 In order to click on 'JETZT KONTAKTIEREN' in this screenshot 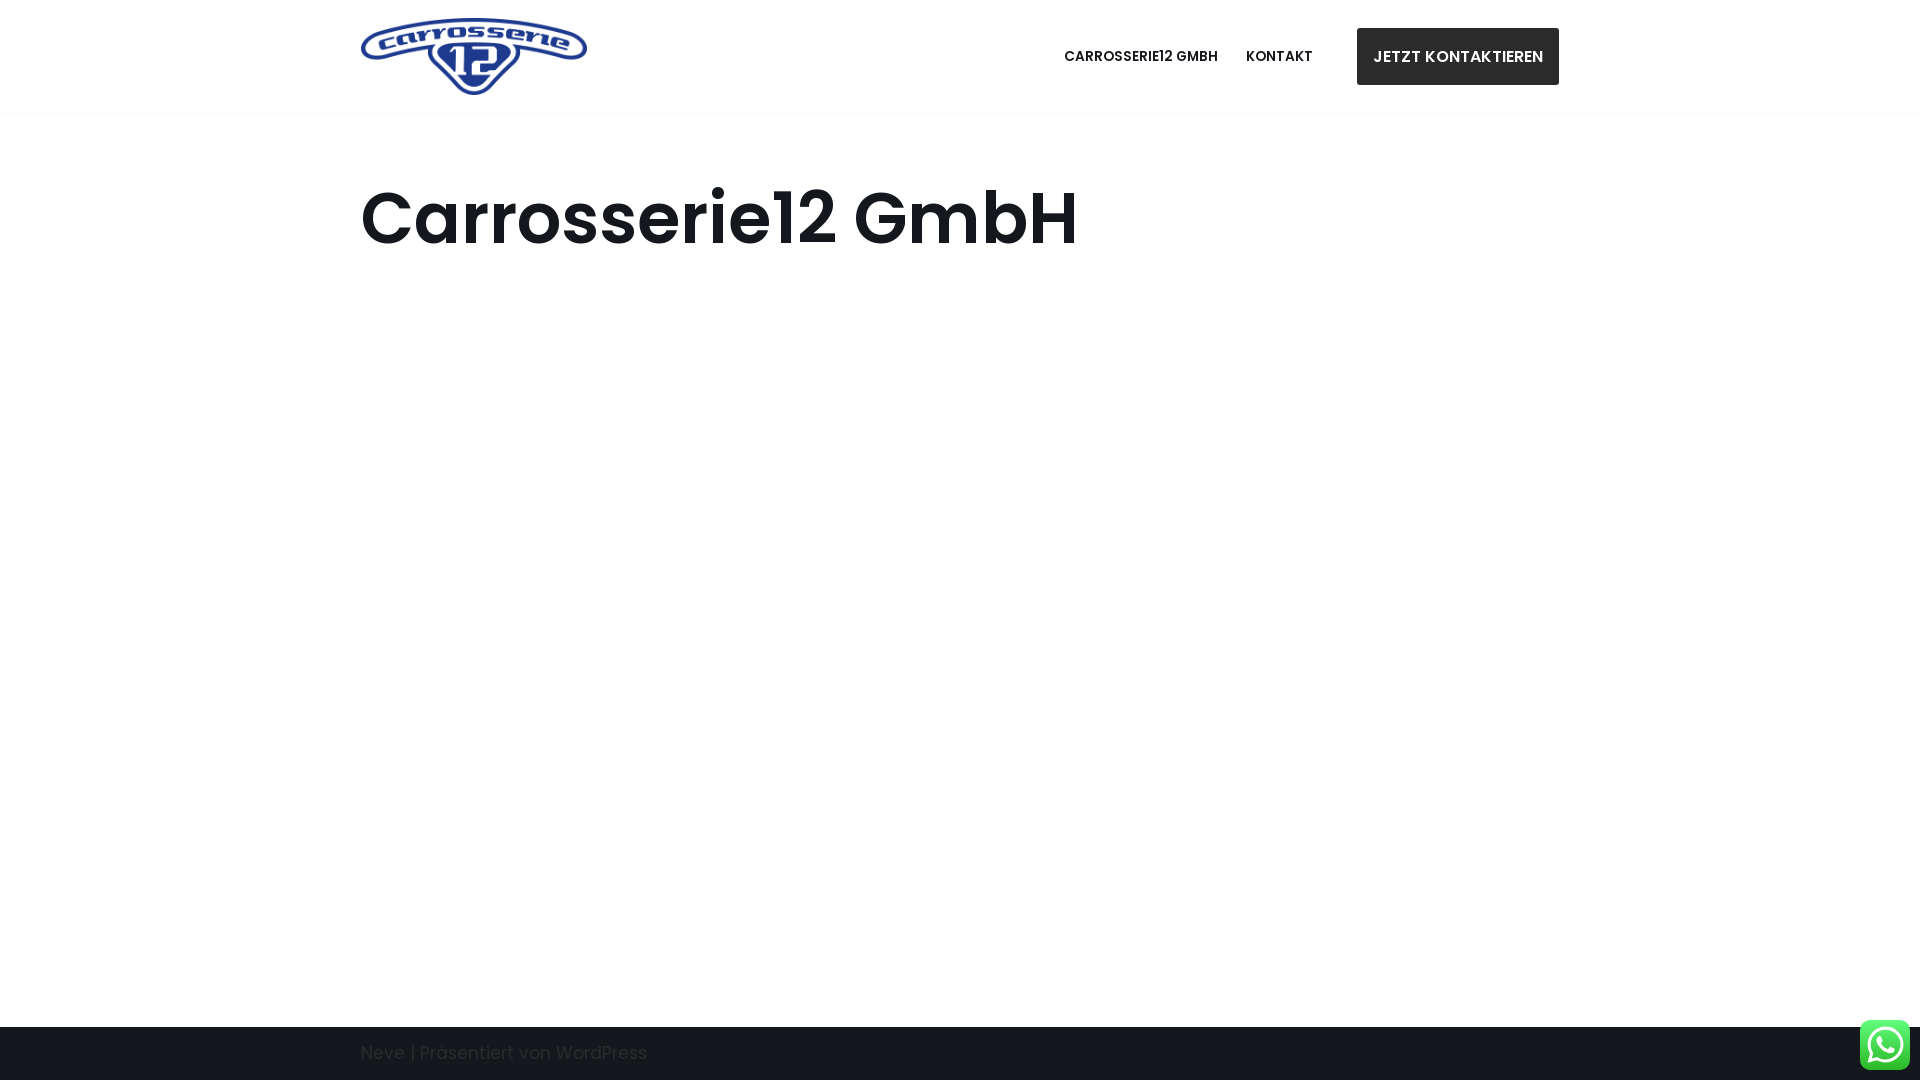, I will do `click(1357, 56)`.